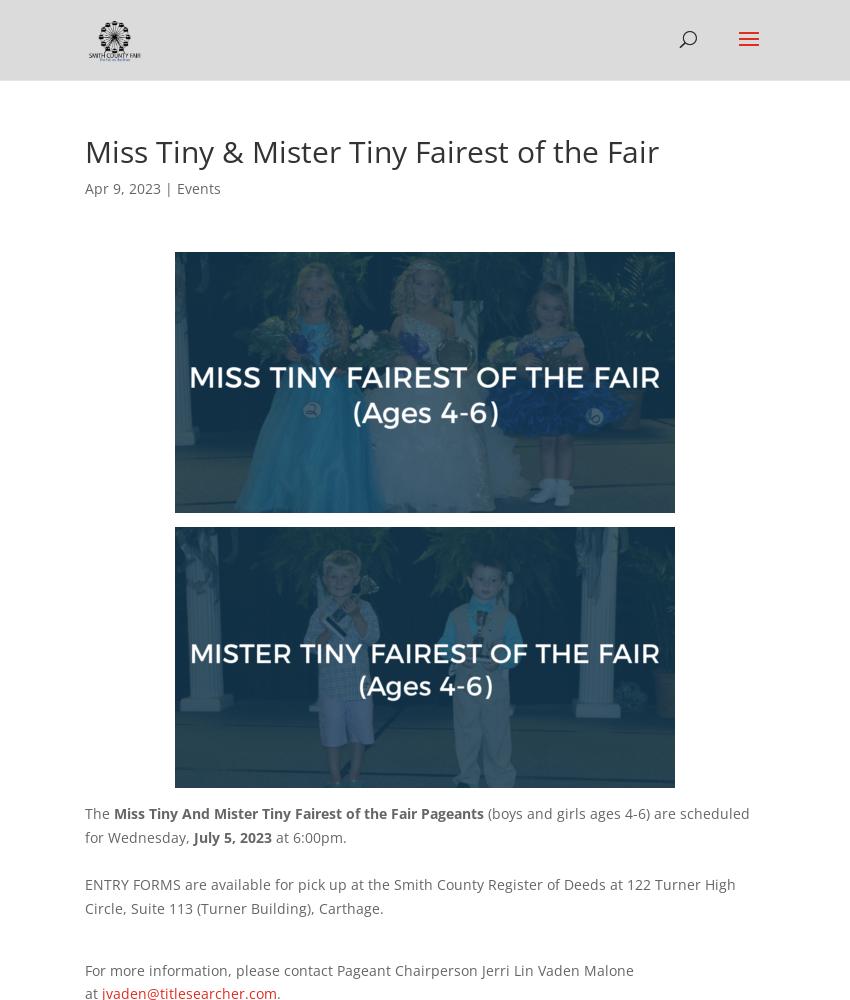 Image resolution: width=850 pixels, height=1000 pixels. Describe the element at coordinates (309, 835) in the screenshot. I see `'at 6:00pm.'` at that location.